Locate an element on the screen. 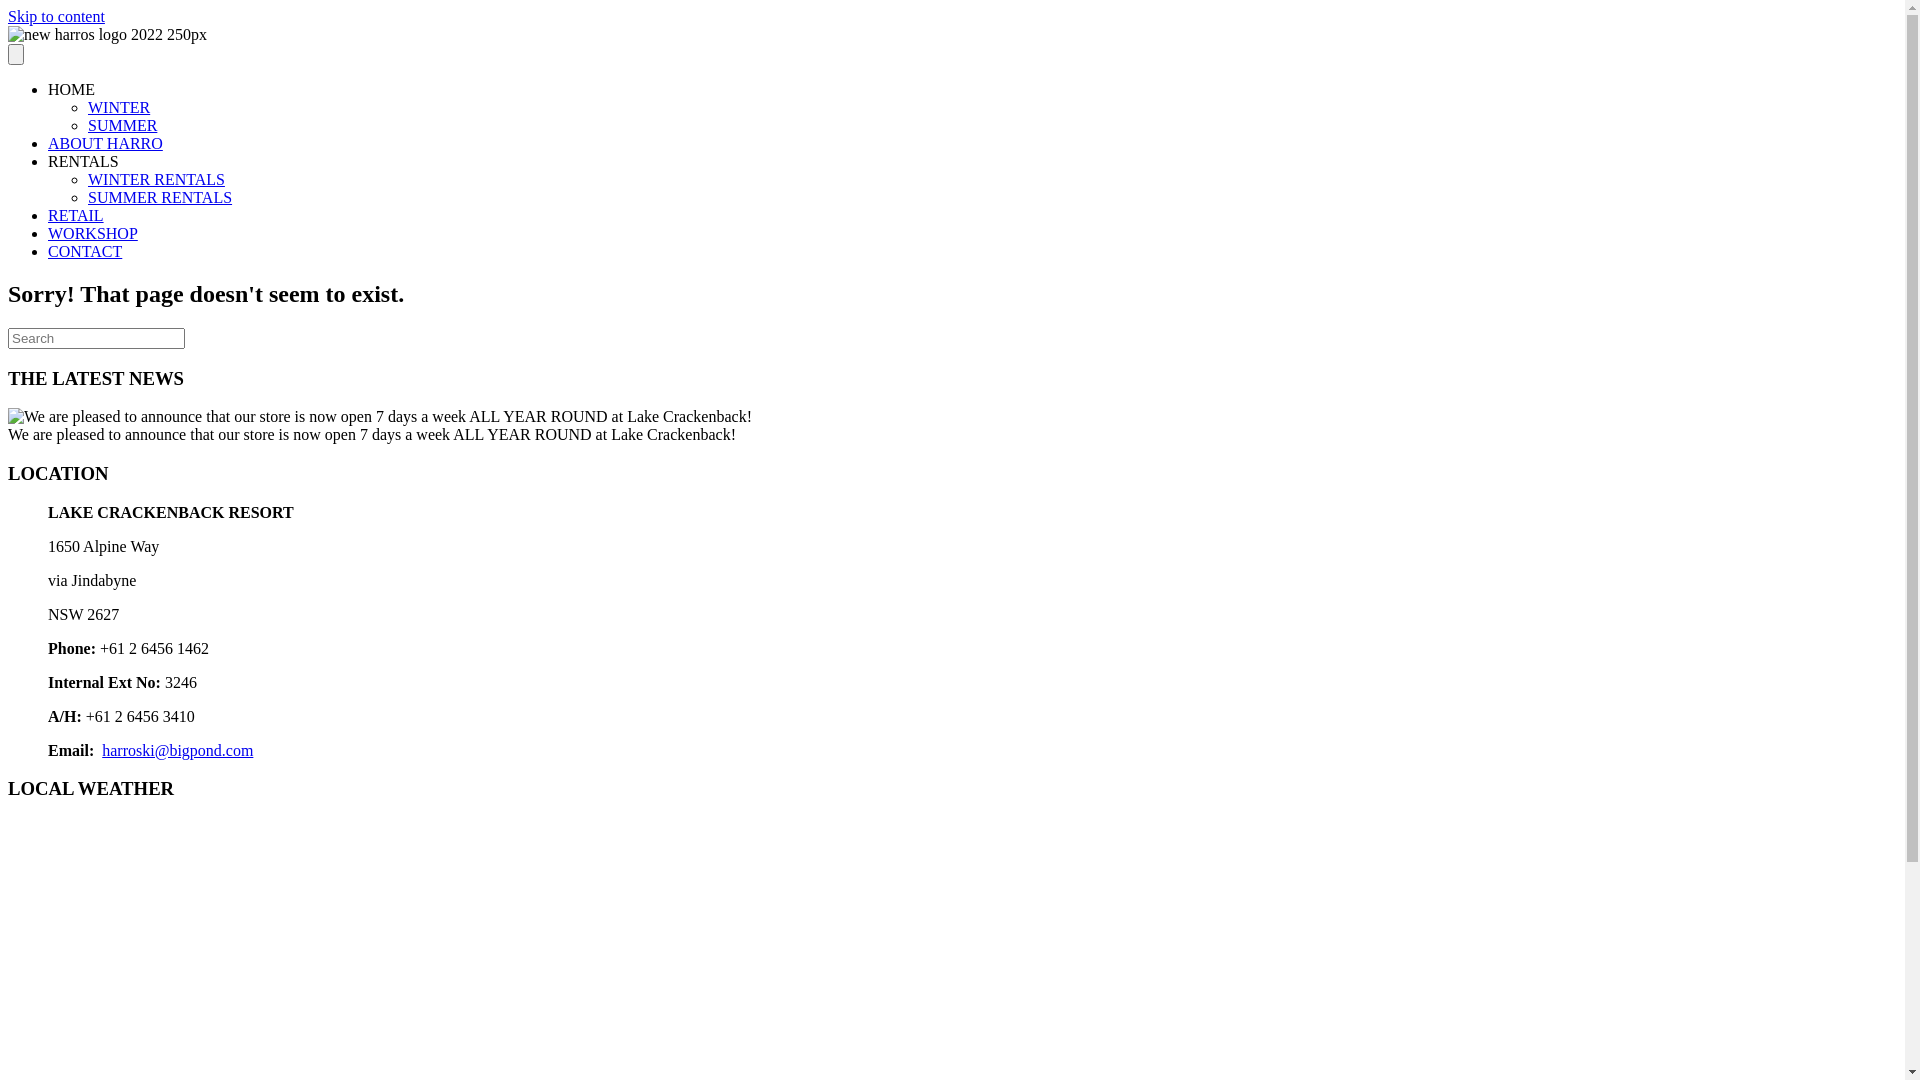 This screenshot has height=1080, width=1920. 'new harros logo 2022 250px' is located at coordinates (106, 34).